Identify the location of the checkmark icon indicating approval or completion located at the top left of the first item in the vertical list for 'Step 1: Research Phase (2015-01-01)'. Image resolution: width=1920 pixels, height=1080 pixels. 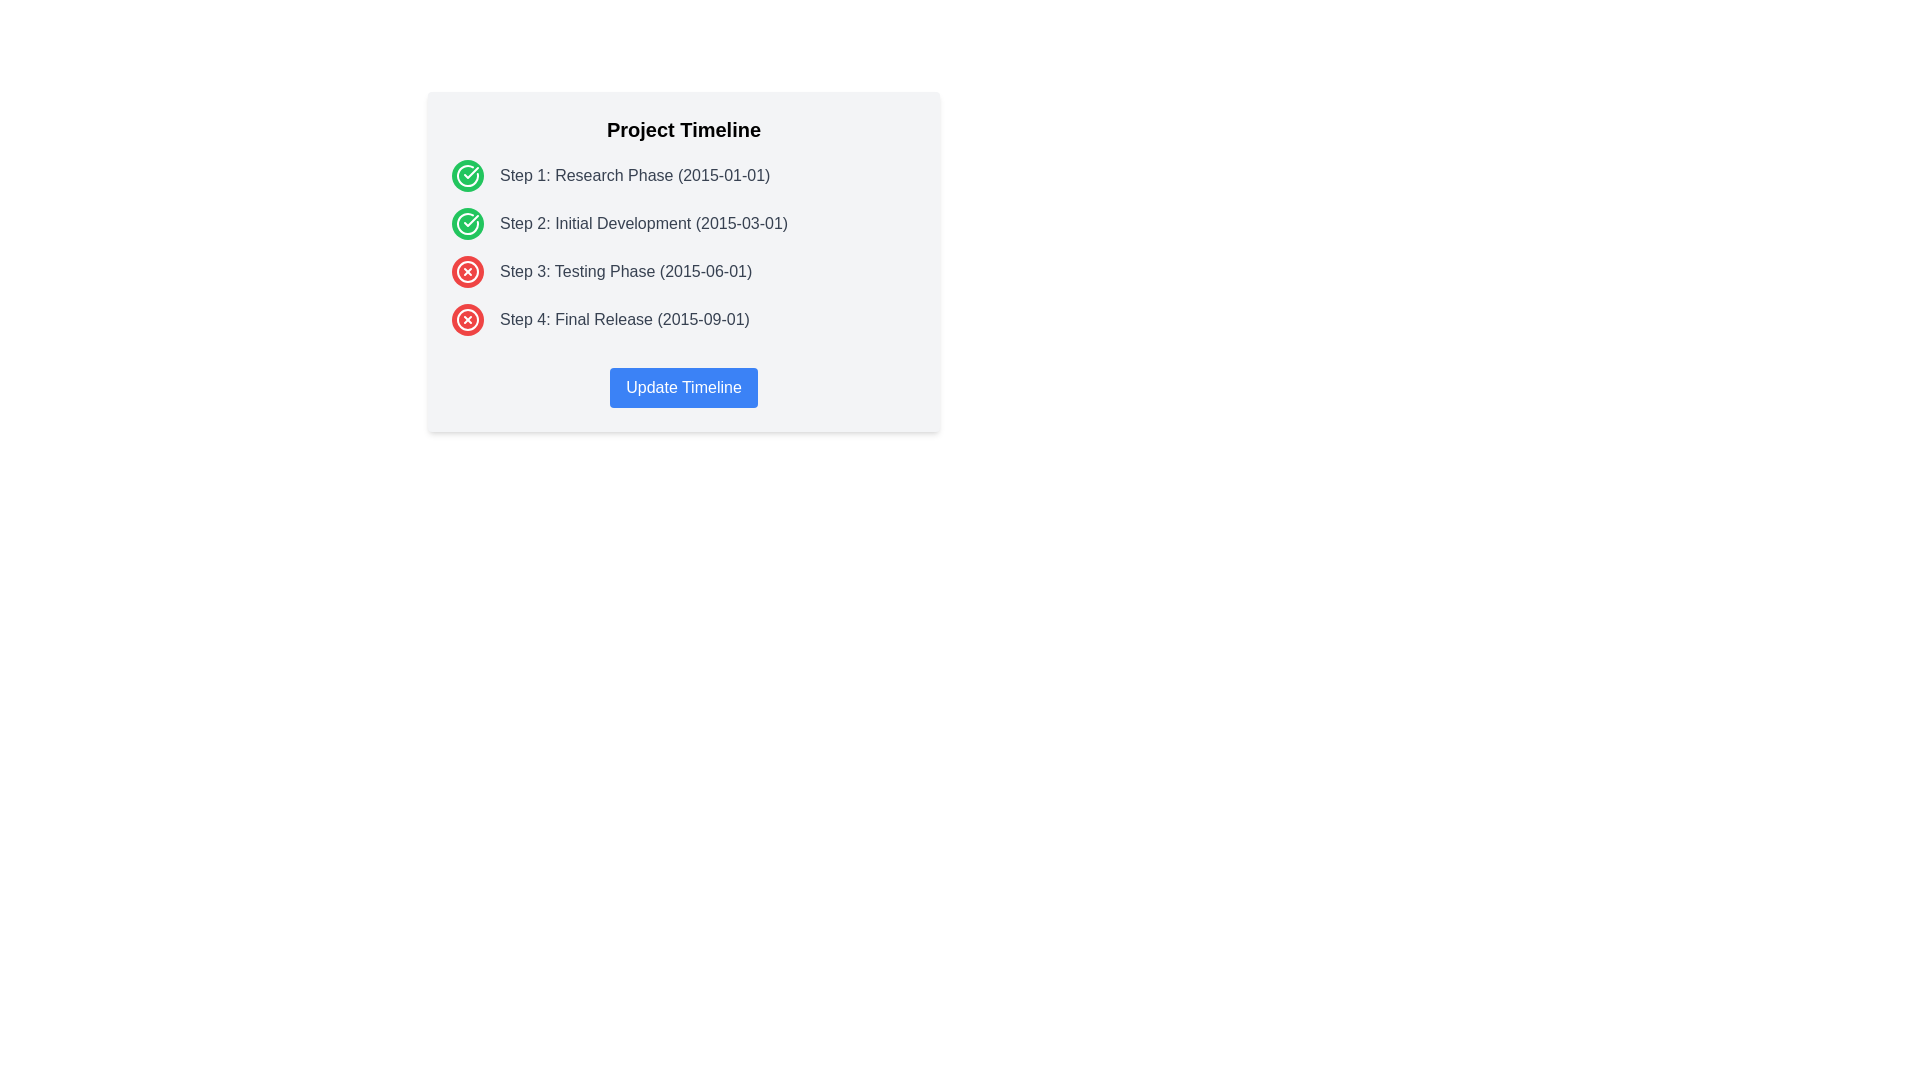
(470, 172).